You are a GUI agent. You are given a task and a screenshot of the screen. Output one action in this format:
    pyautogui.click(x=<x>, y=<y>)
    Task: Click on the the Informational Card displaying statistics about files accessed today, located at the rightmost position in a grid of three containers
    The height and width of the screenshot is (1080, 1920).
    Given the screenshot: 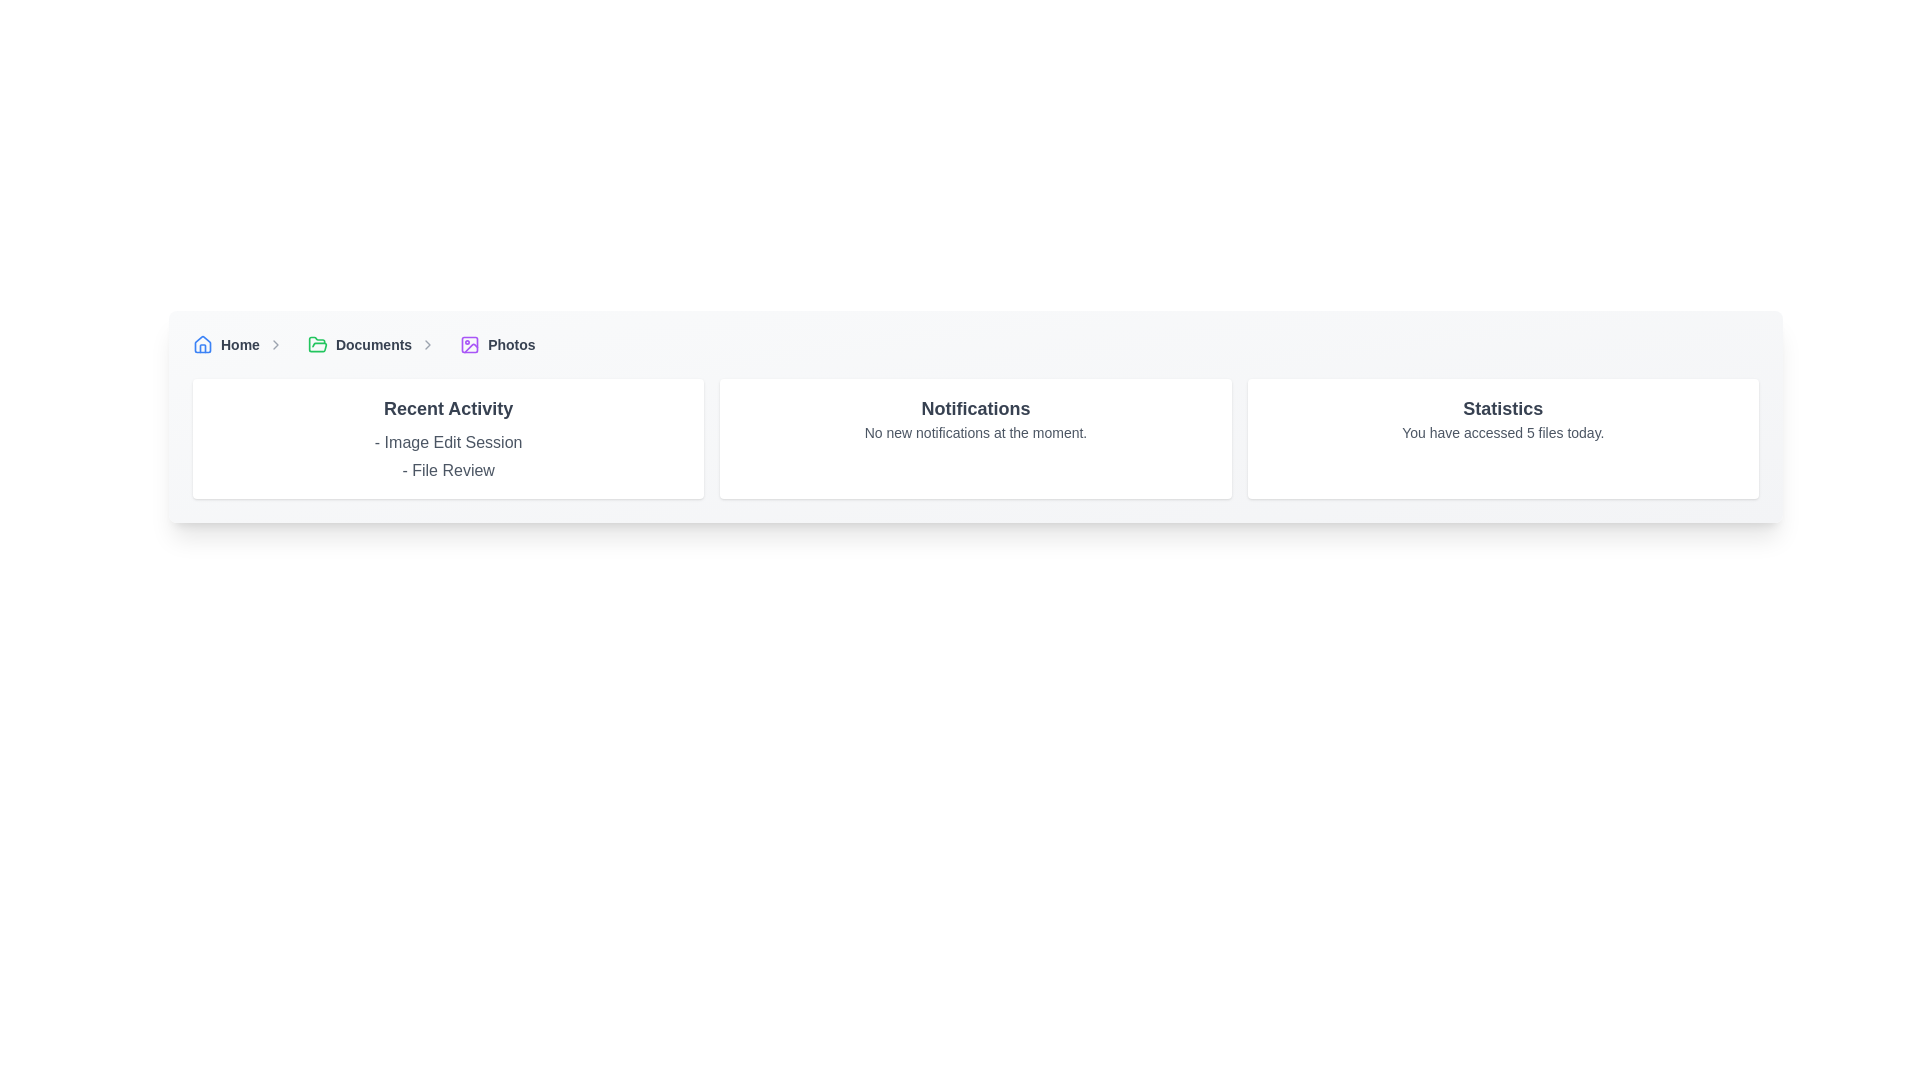 What is the action you would take?
    pyautogui.click(x=1503, y=438)
    